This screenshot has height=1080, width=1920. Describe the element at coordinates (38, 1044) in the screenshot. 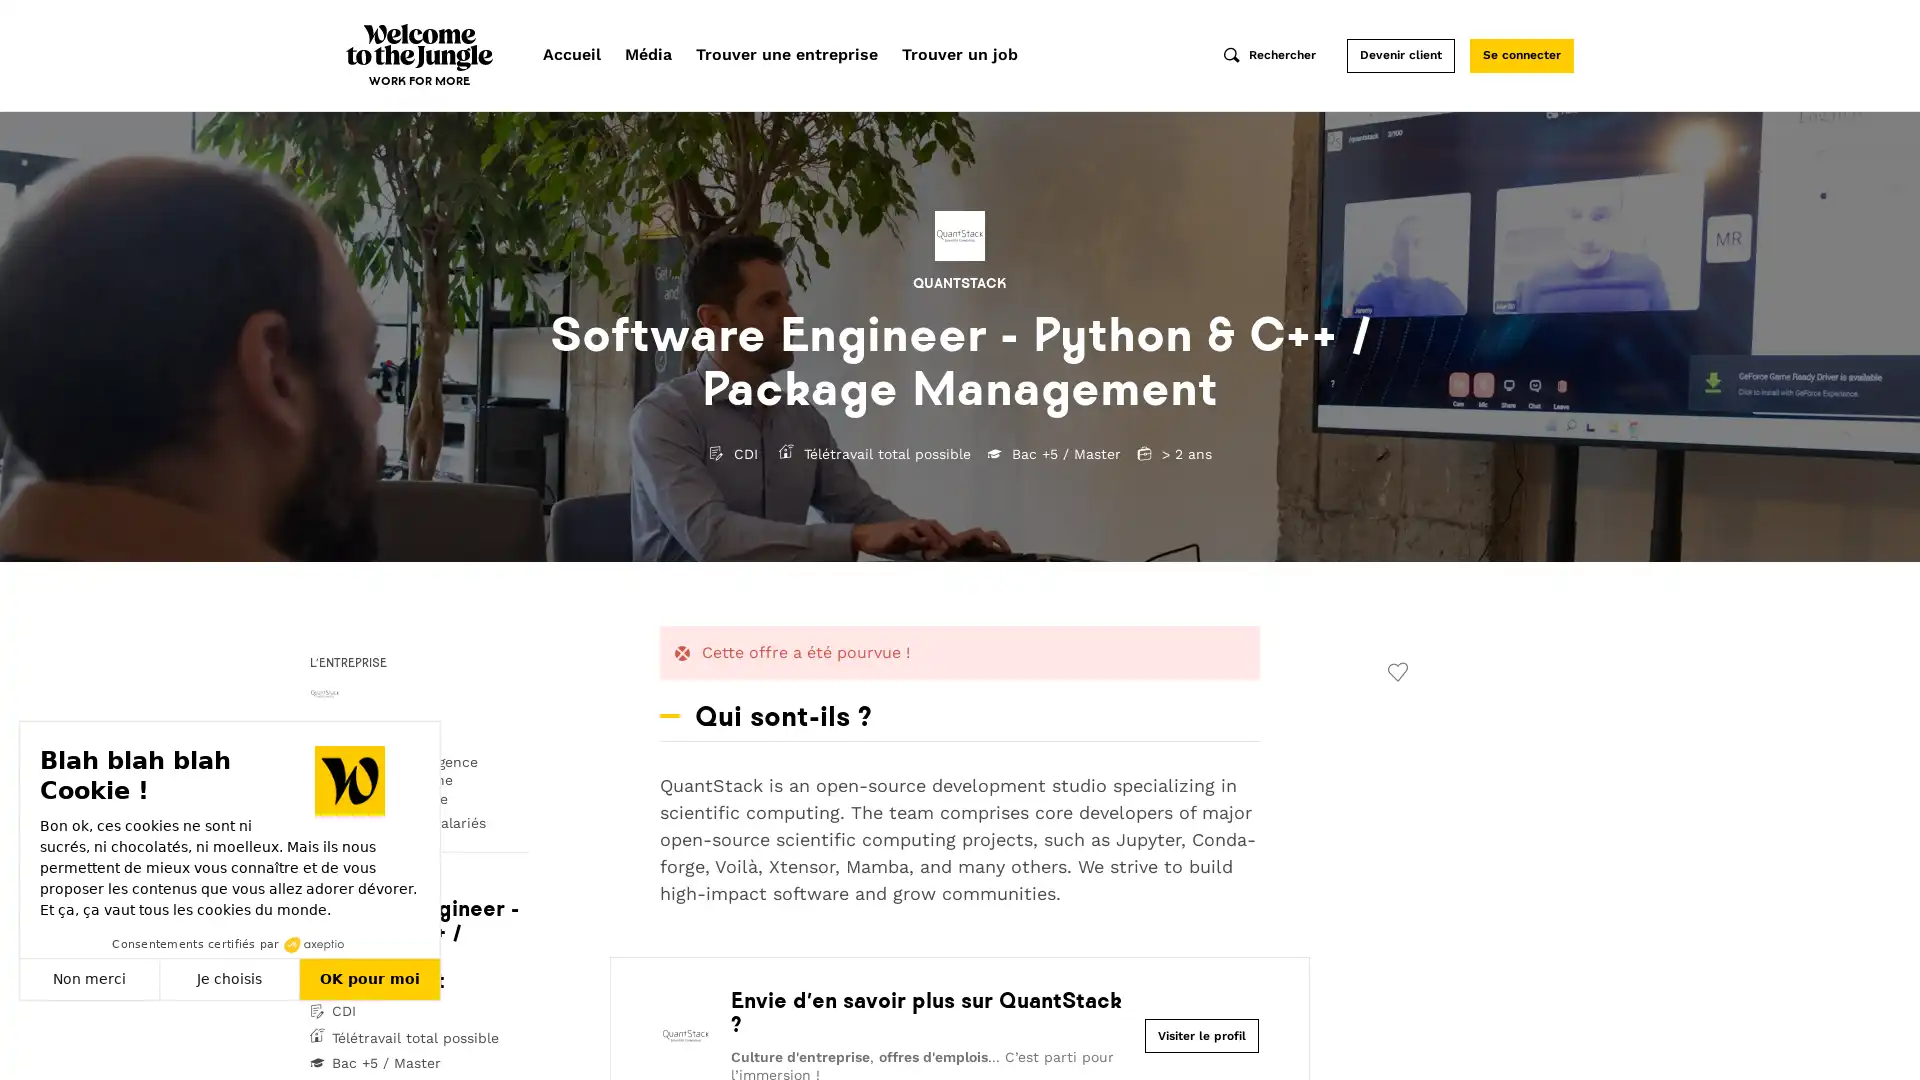

I see `Fermer` at that location.